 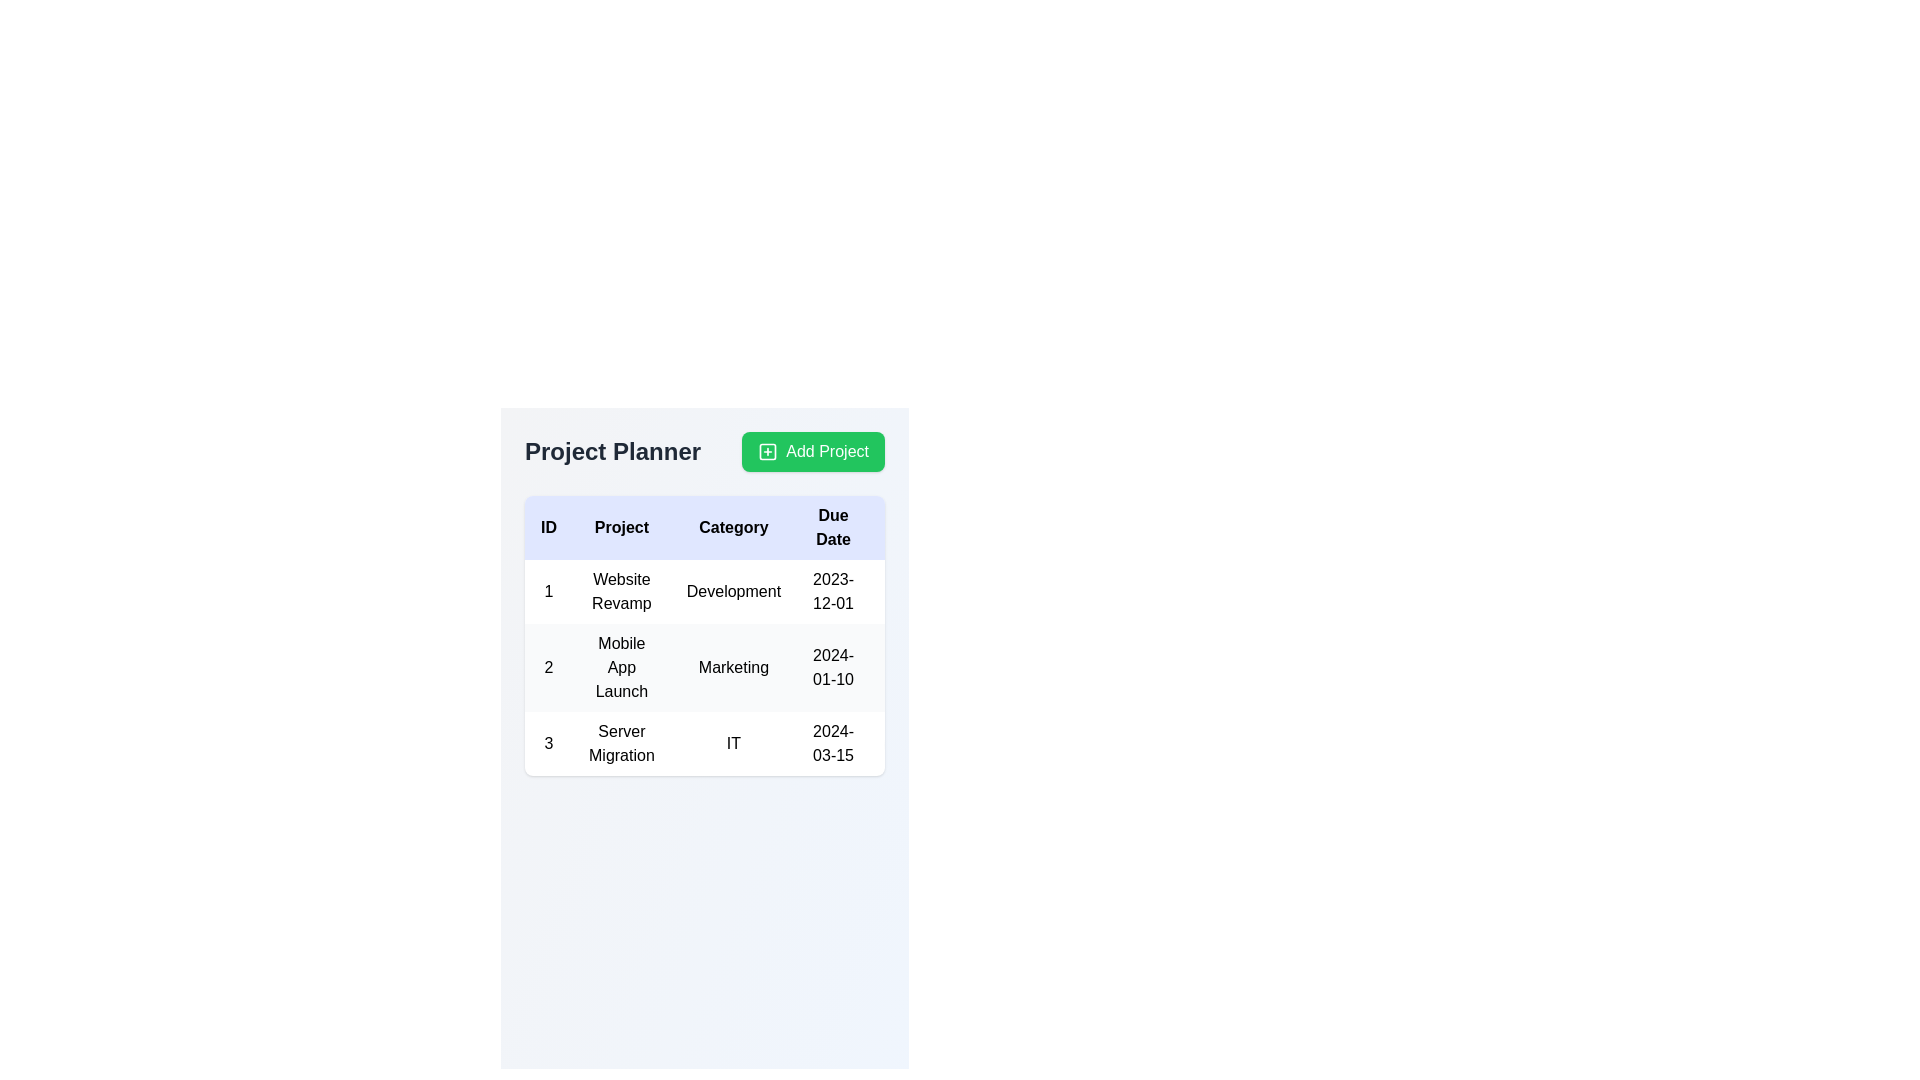 I want to click on the text label displaying 'Mobile App Launch' located in the second cell of the second row under the 'Project' column in the table, so click(x=620, y=667).